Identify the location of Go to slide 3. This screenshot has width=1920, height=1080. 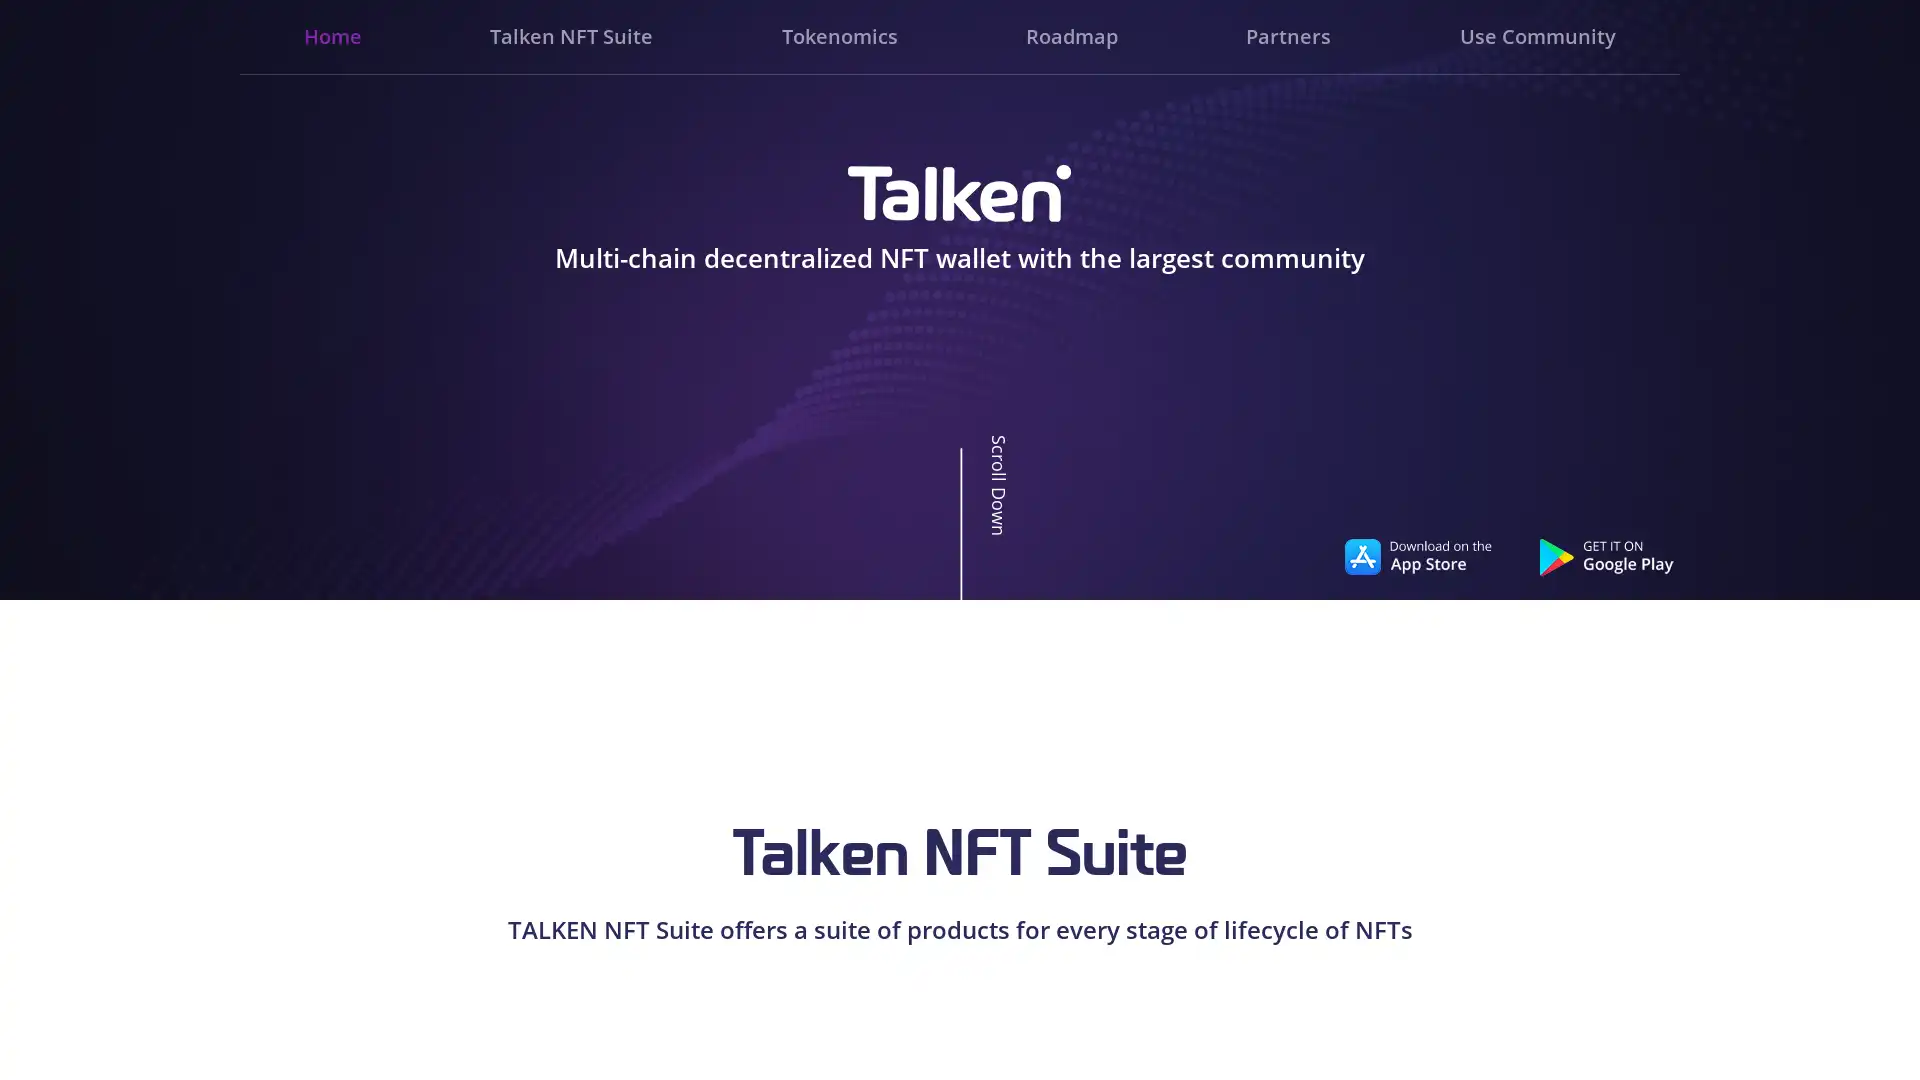
(330, 848).